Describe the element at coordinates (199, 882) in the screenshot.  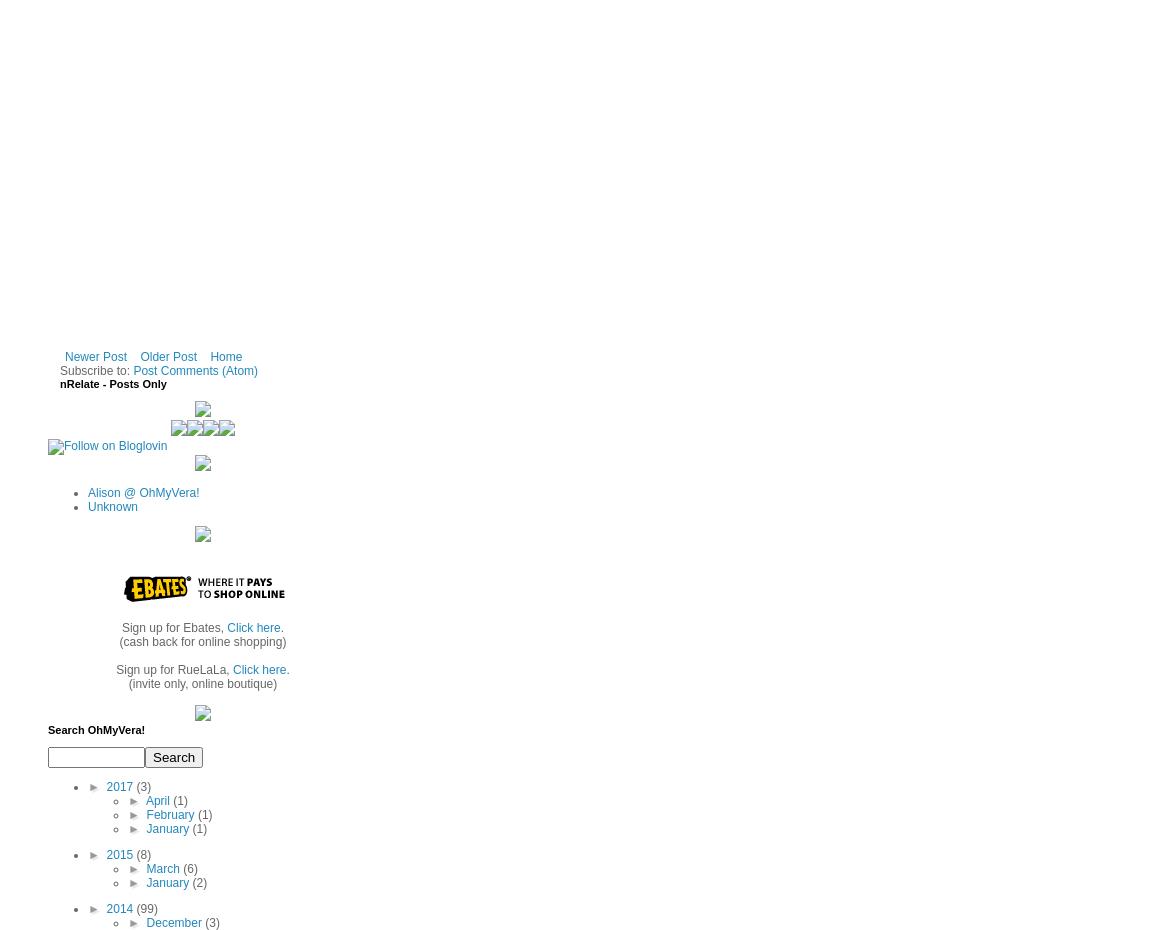
I see `'(2)'` at that location.